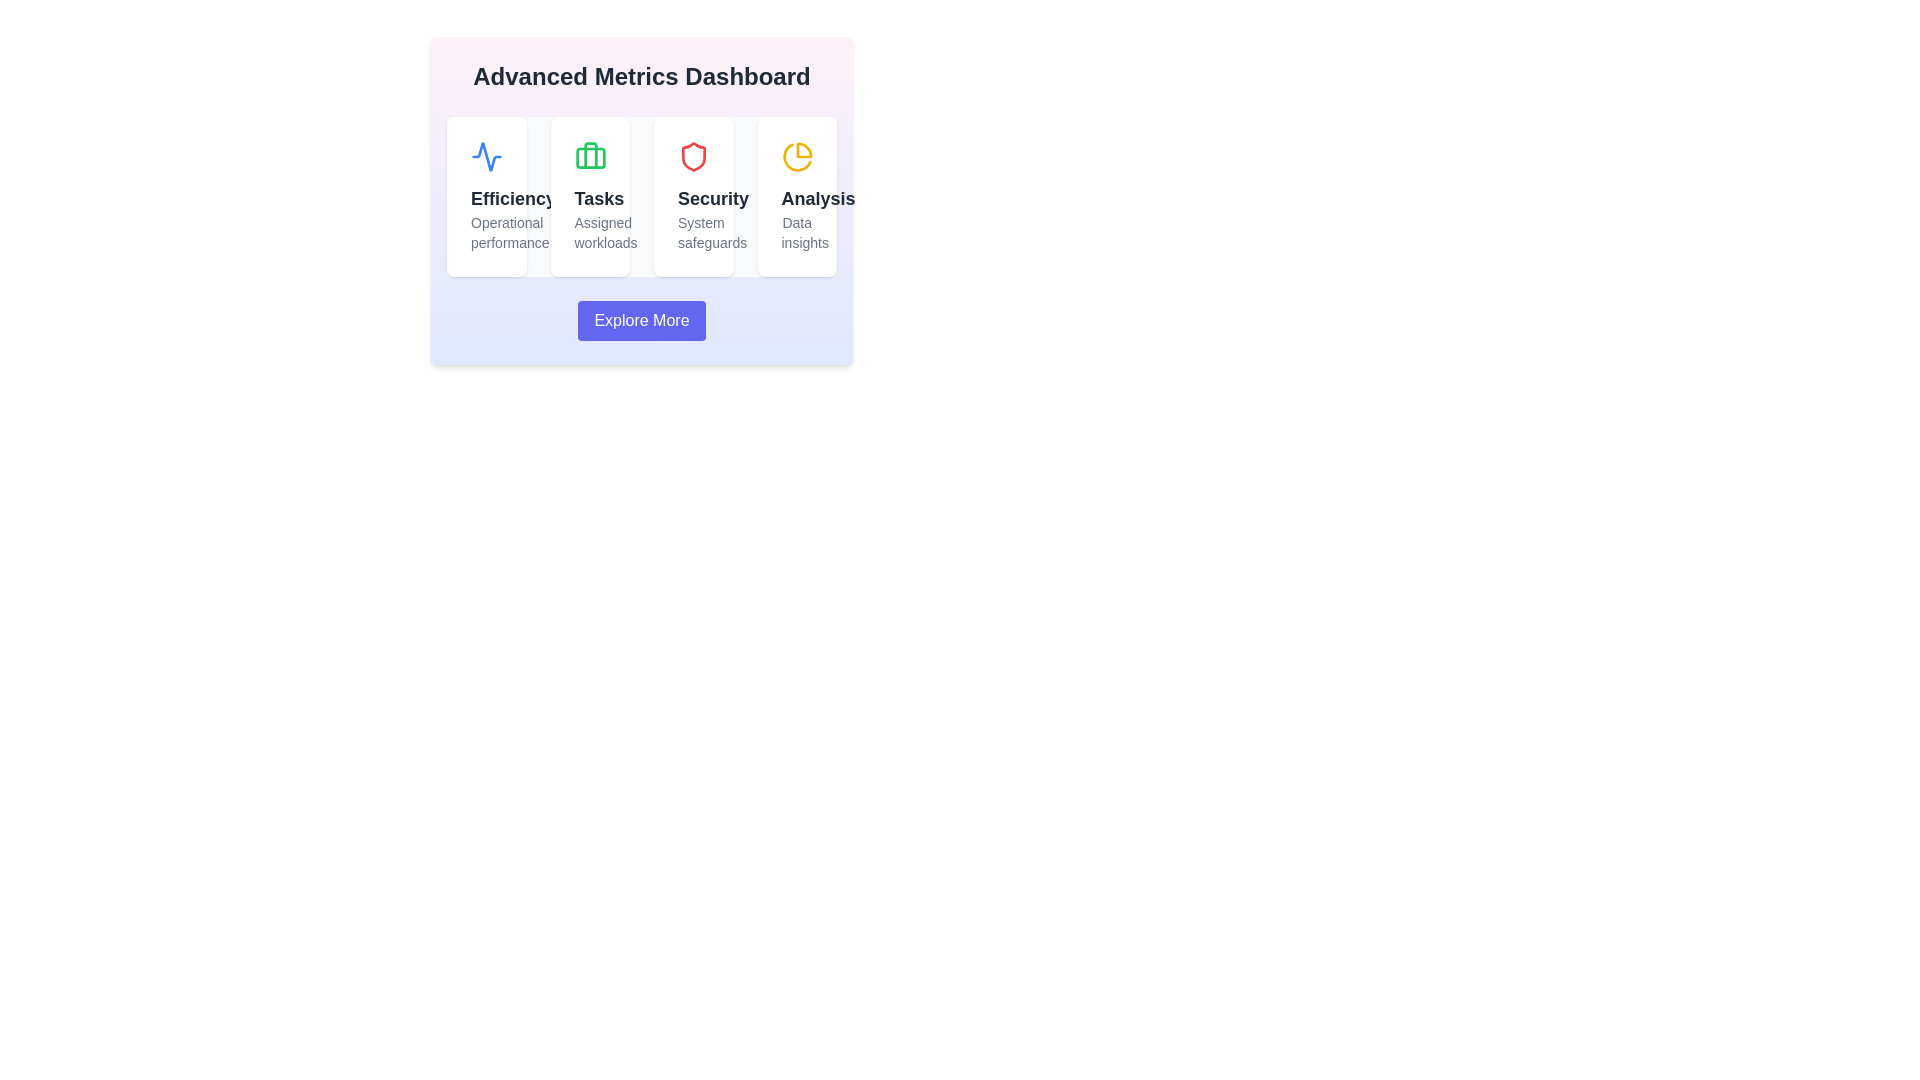 Image resolution: width=1920 pixels, height=1080 pixels. Describe the element at coordinates (796, 196) in the screenshot. I see `the fourth card in the dashboard that represents data analysis functionality, located at the bottom-right of the grid layout, by clicking on it if it is interactive` at that location.